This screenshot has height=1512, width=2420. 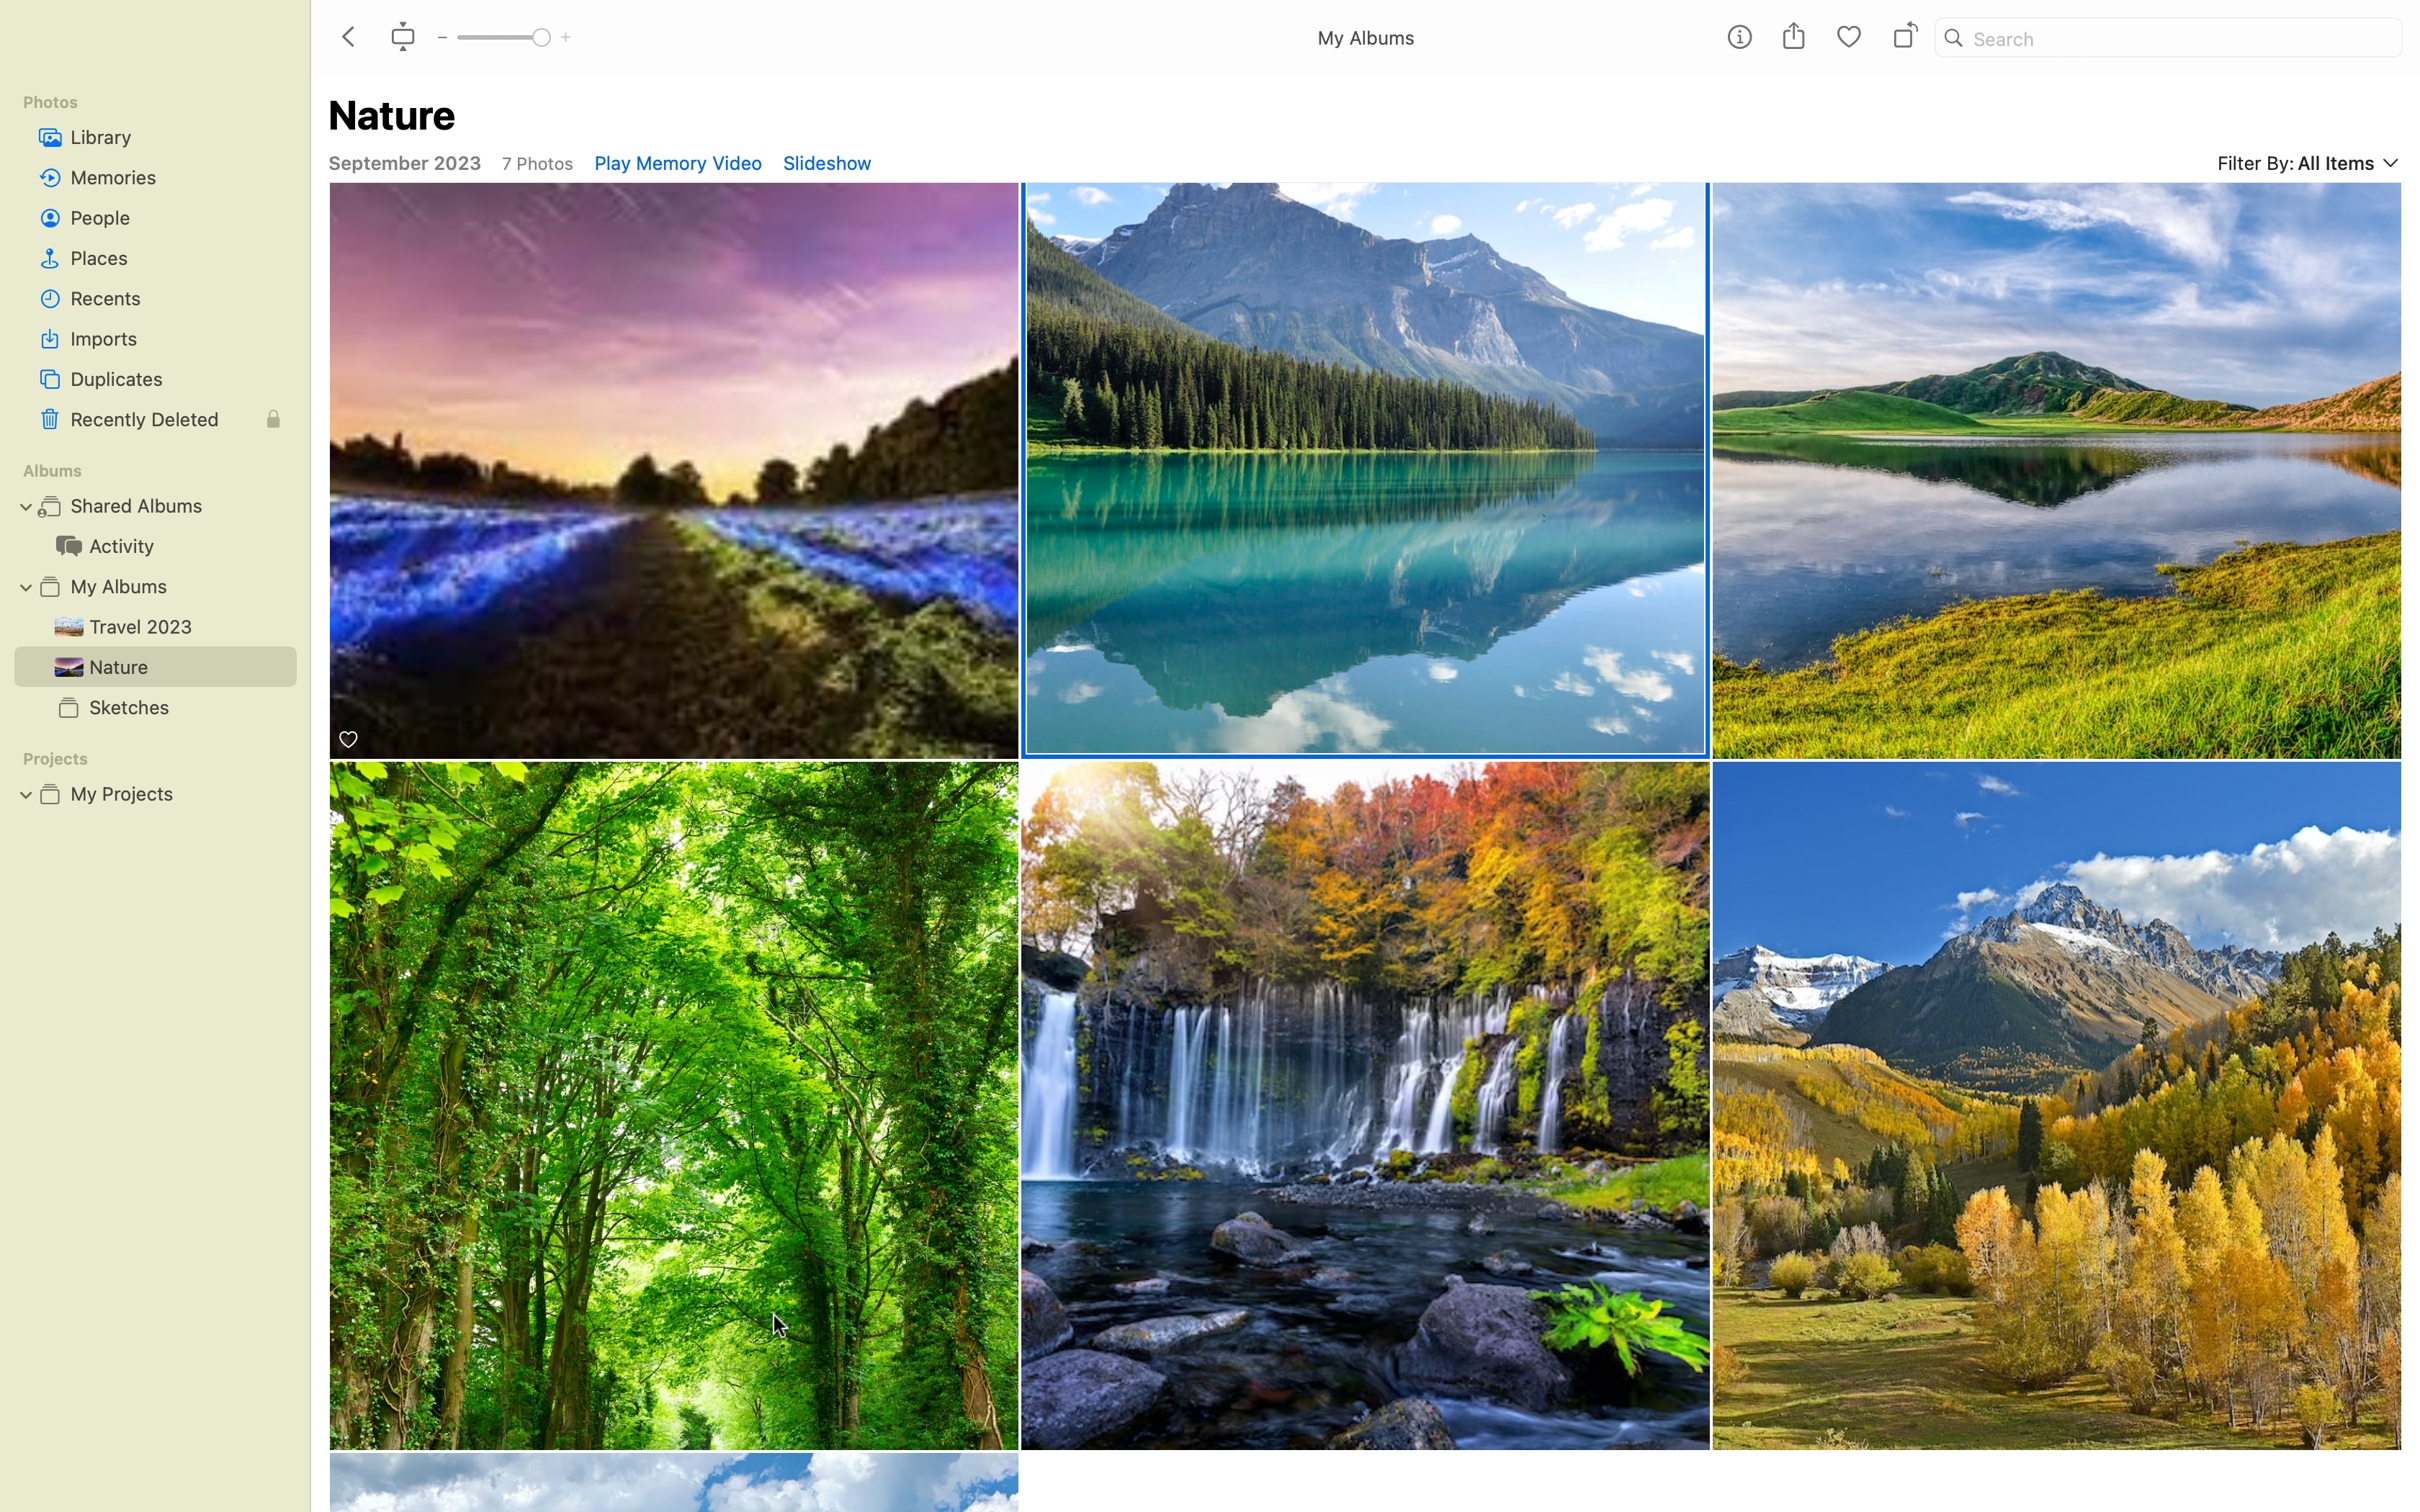 I want to click on Scroll down to the bottom of the page, so click(x=4595580, y=1781136).